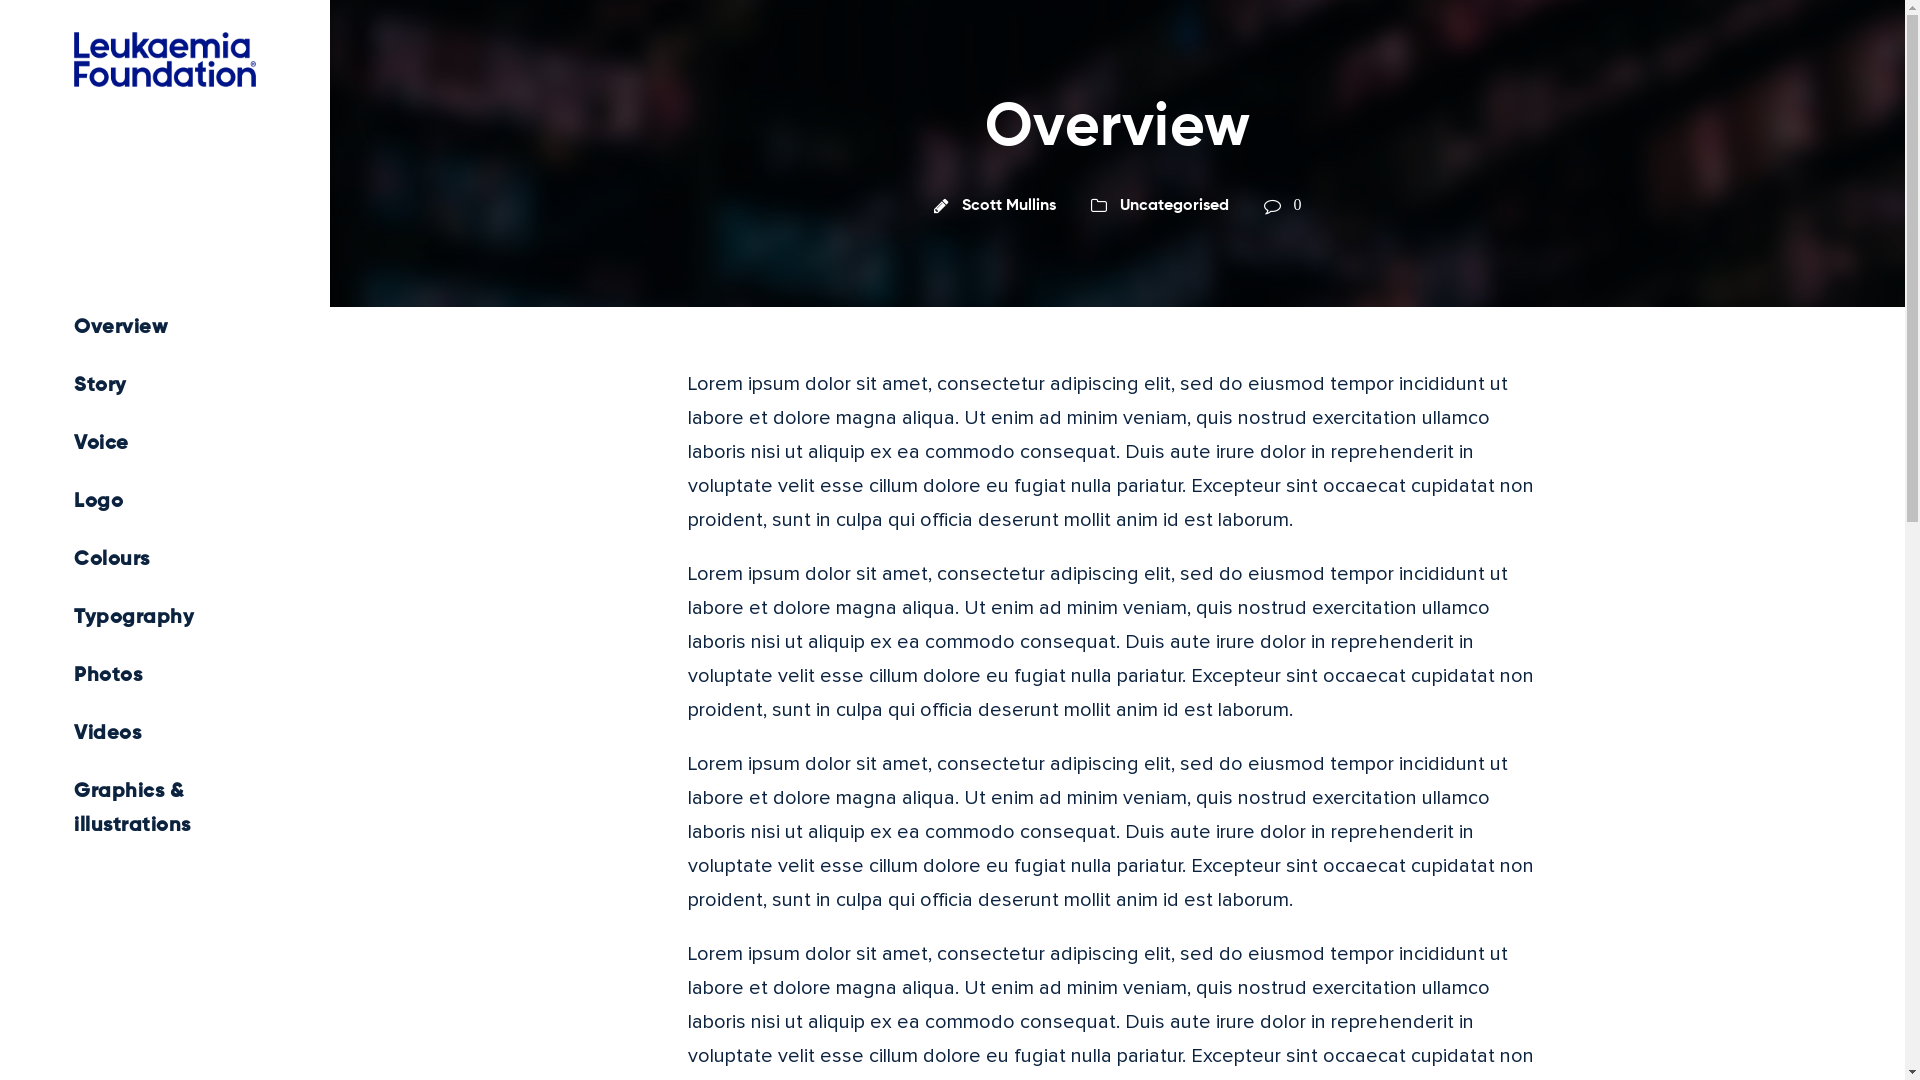  Describe the element at coordinates (164, 675) in the screenshot. I see `'Photos'` at that location.